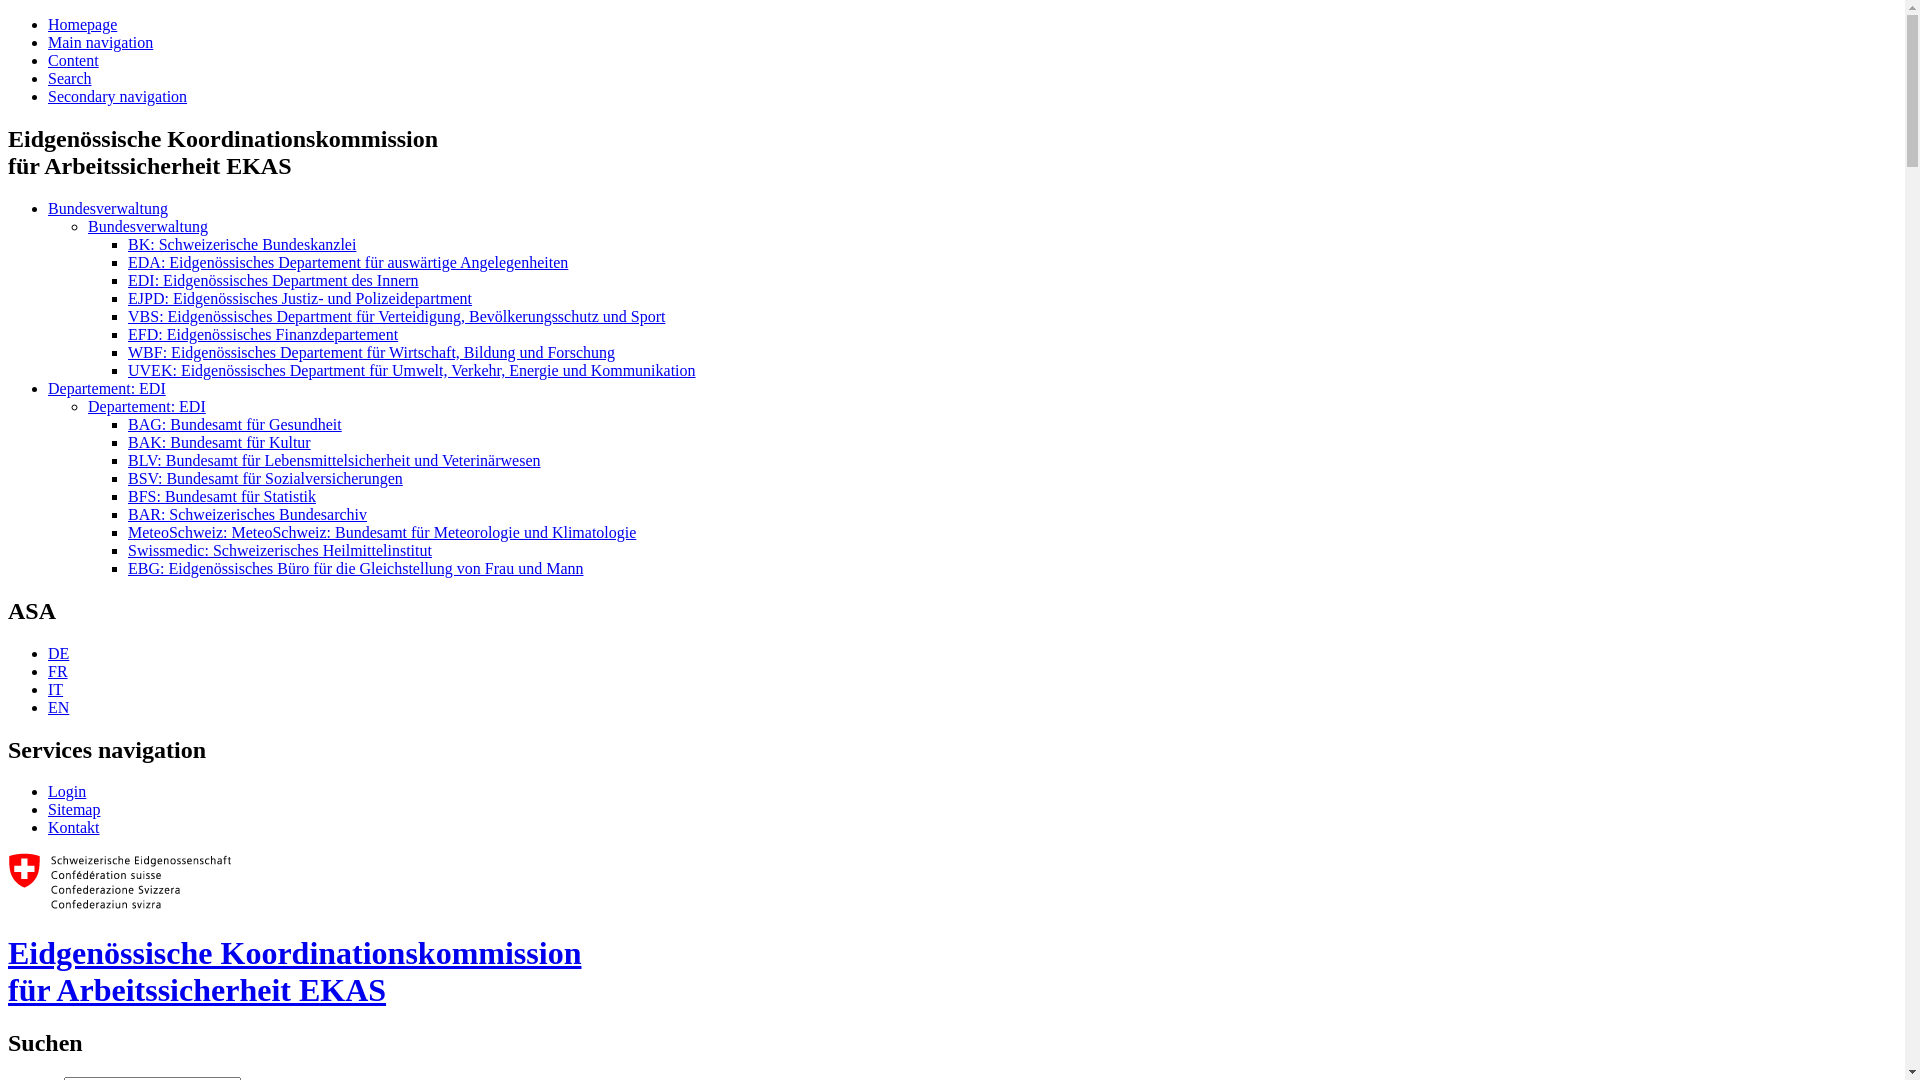 The height and width of the screenshot is (1080, 1920). What do you see at coordinates (58, 706) in the screenshot?
I see `'EN'` at bounding box center [58, 706].